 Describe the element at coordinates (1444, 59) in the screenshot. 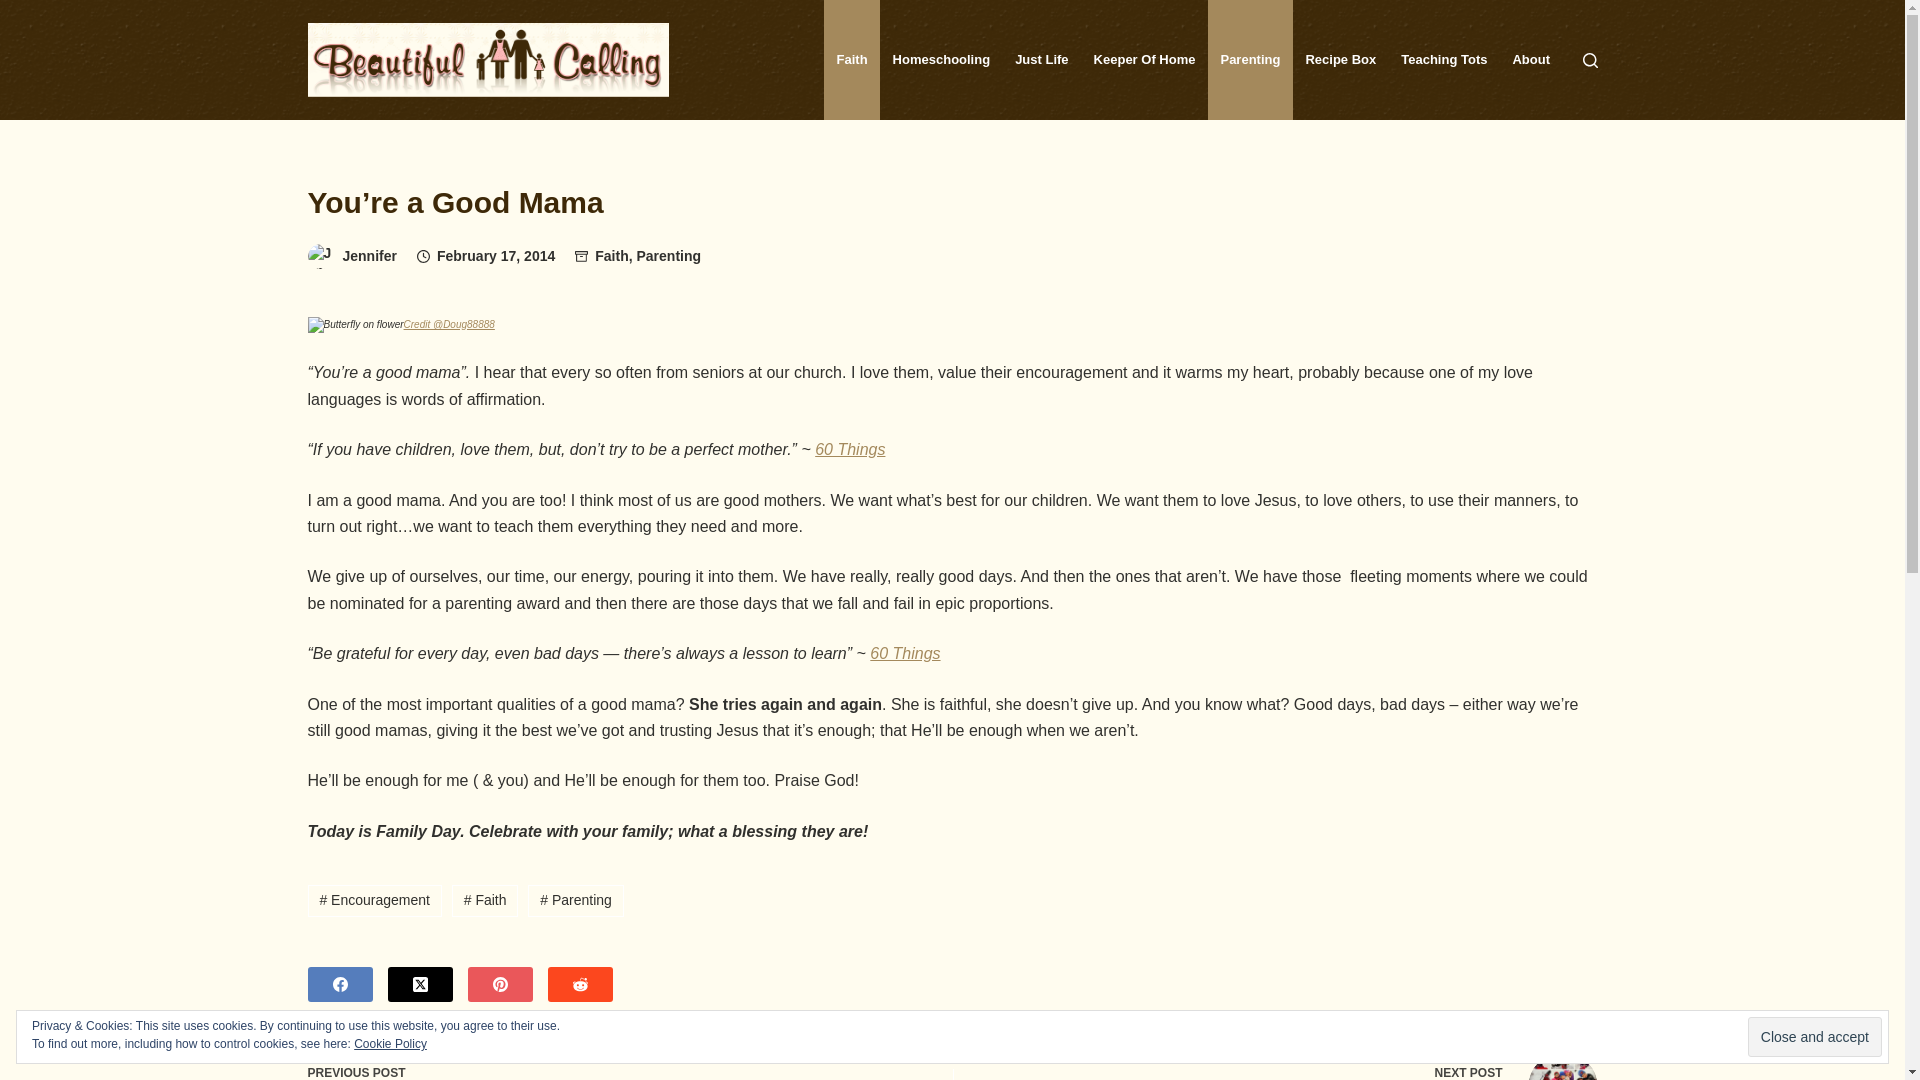

I see `'Teaching Tots'` at that location.